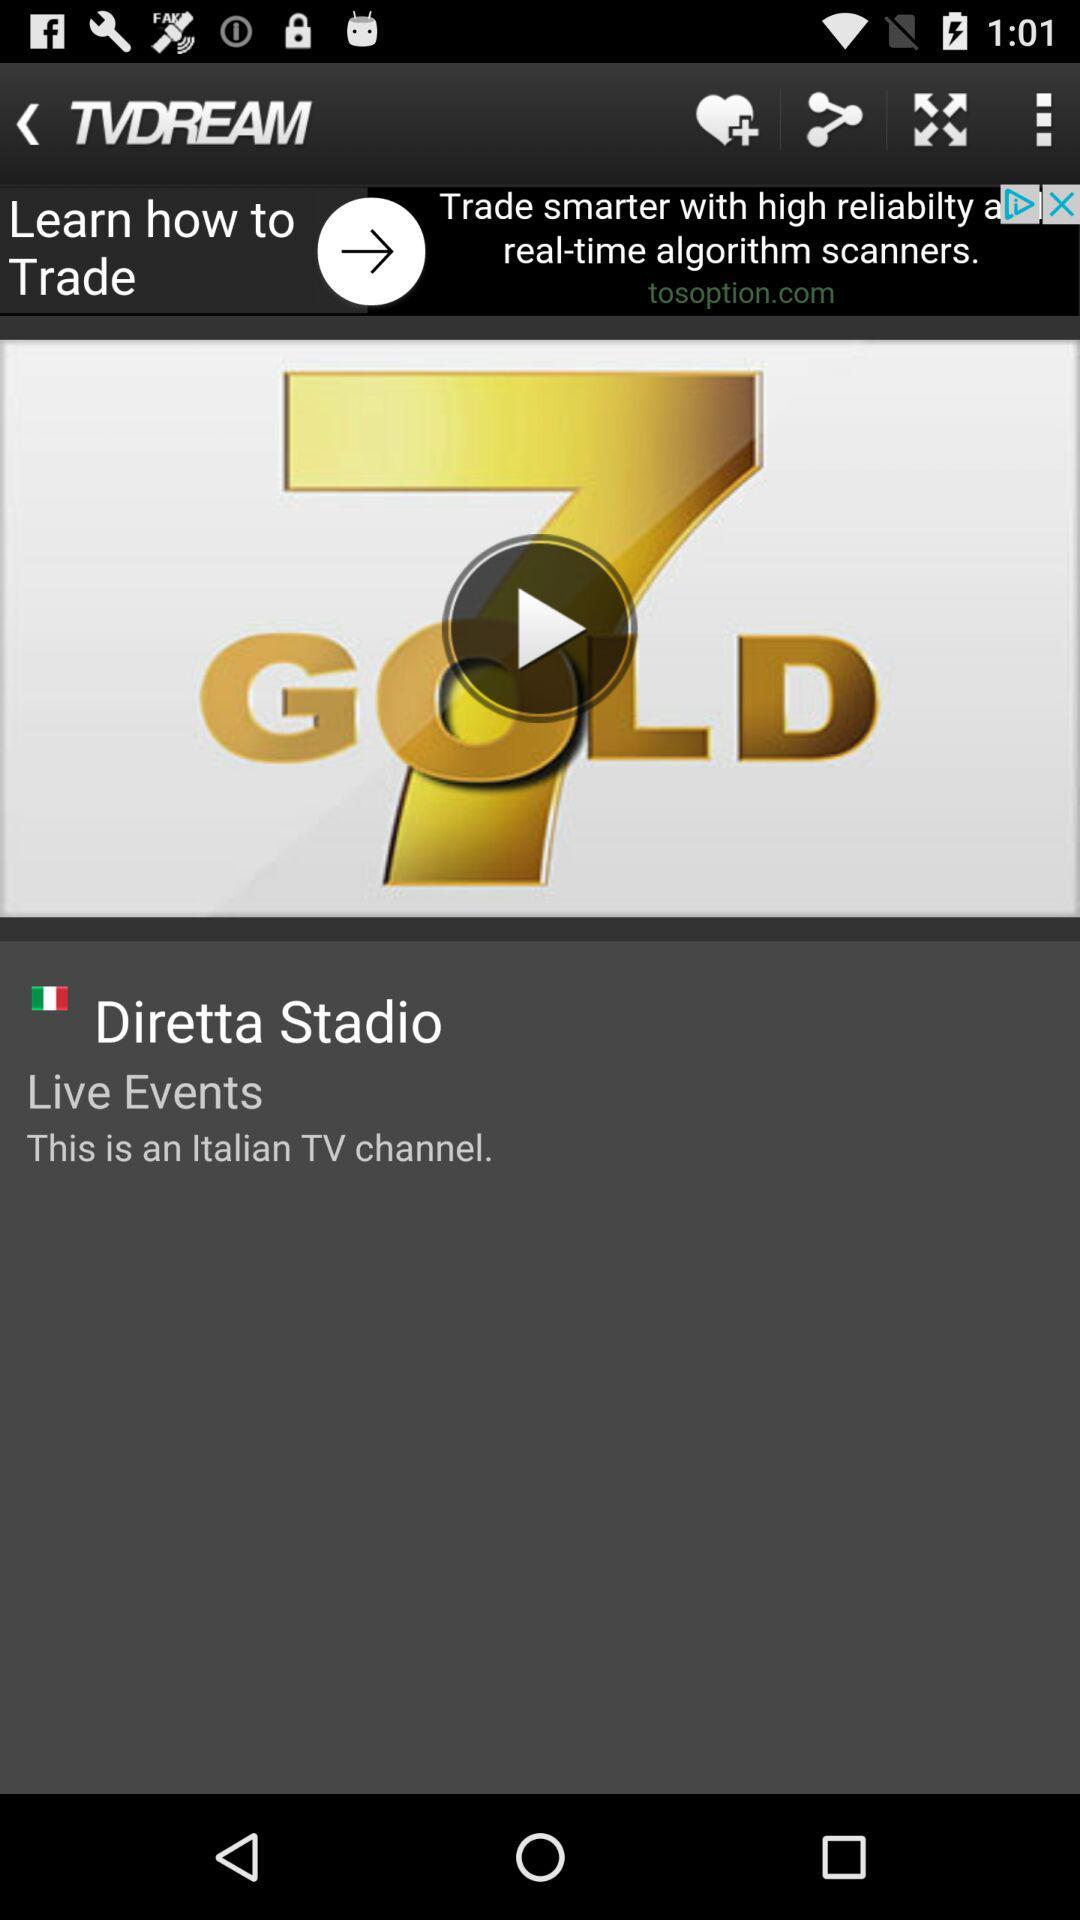  I want to click on the share icon, so click(833, 127).